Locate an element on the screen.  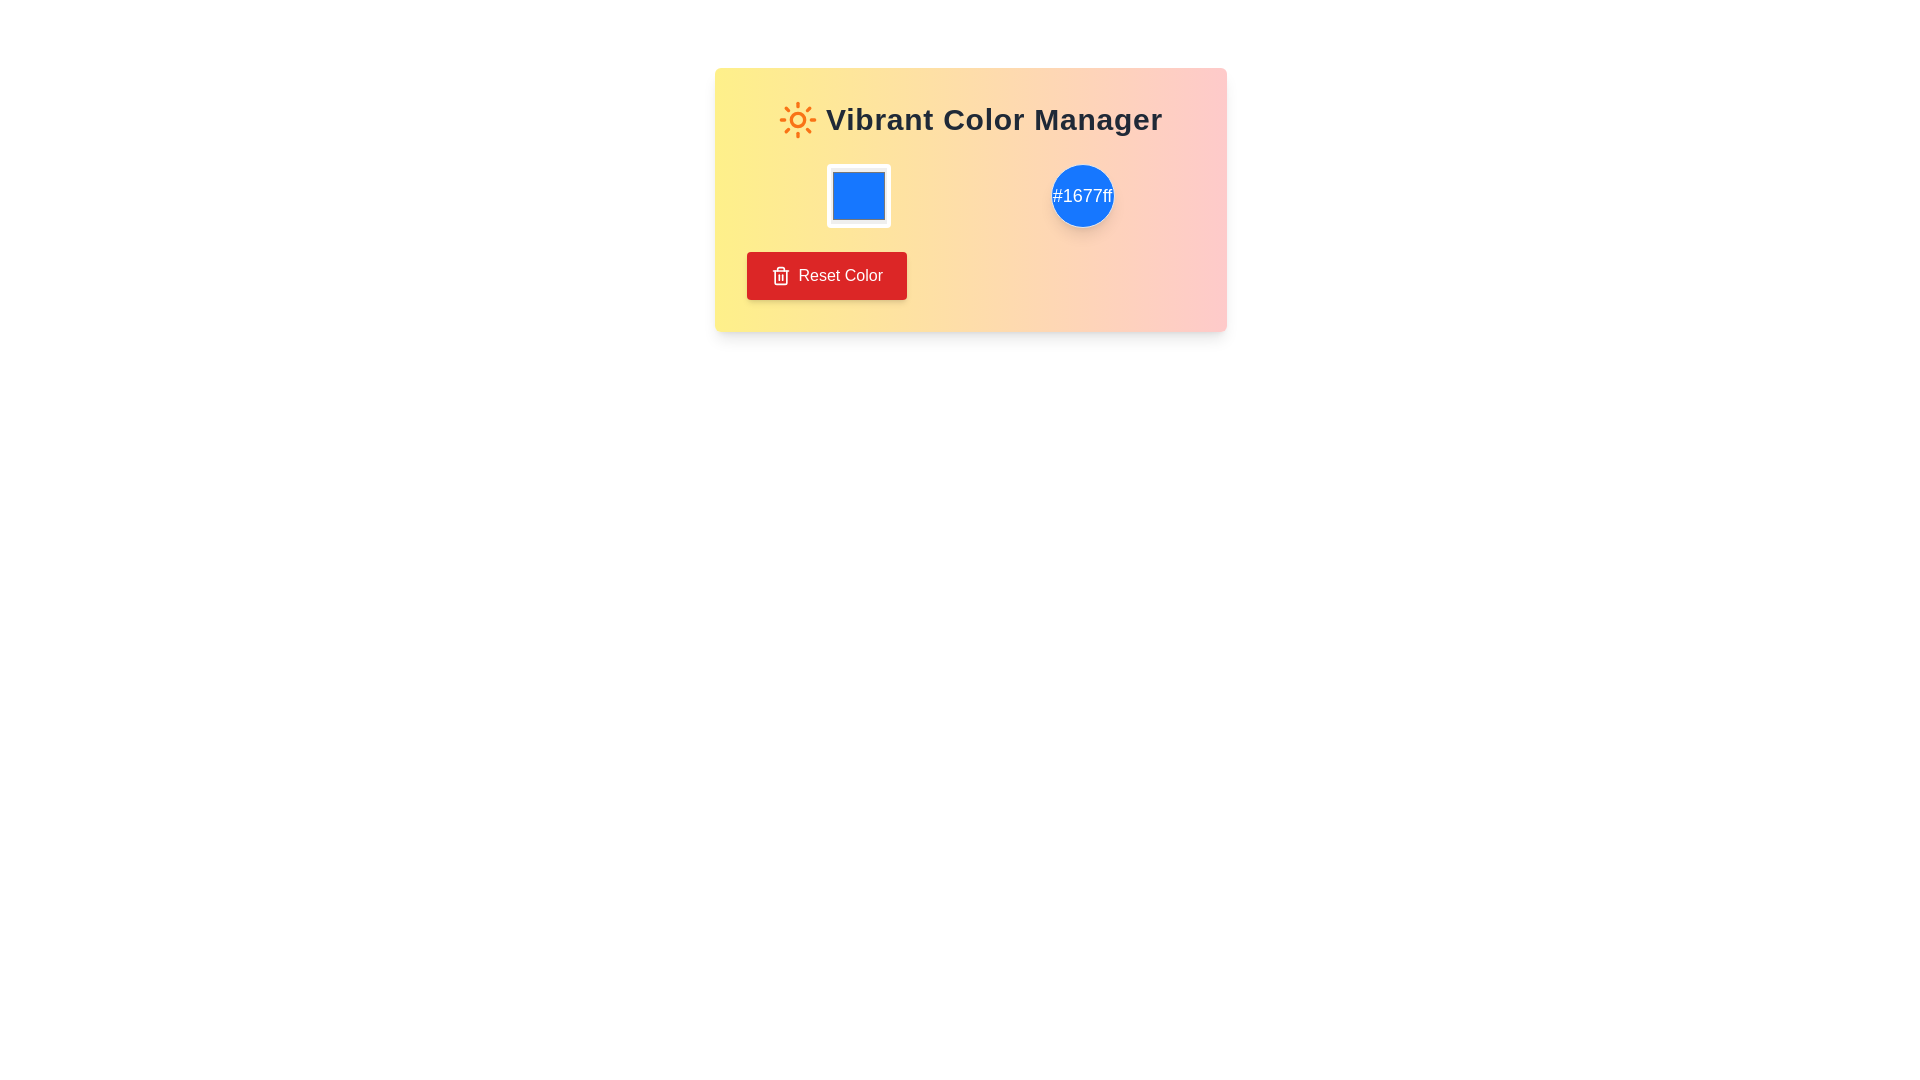
the bold text label reading 'Vibrant Color Manager', which is prominently displayed at the top-center of the UI is located at coordinates (994, 119).